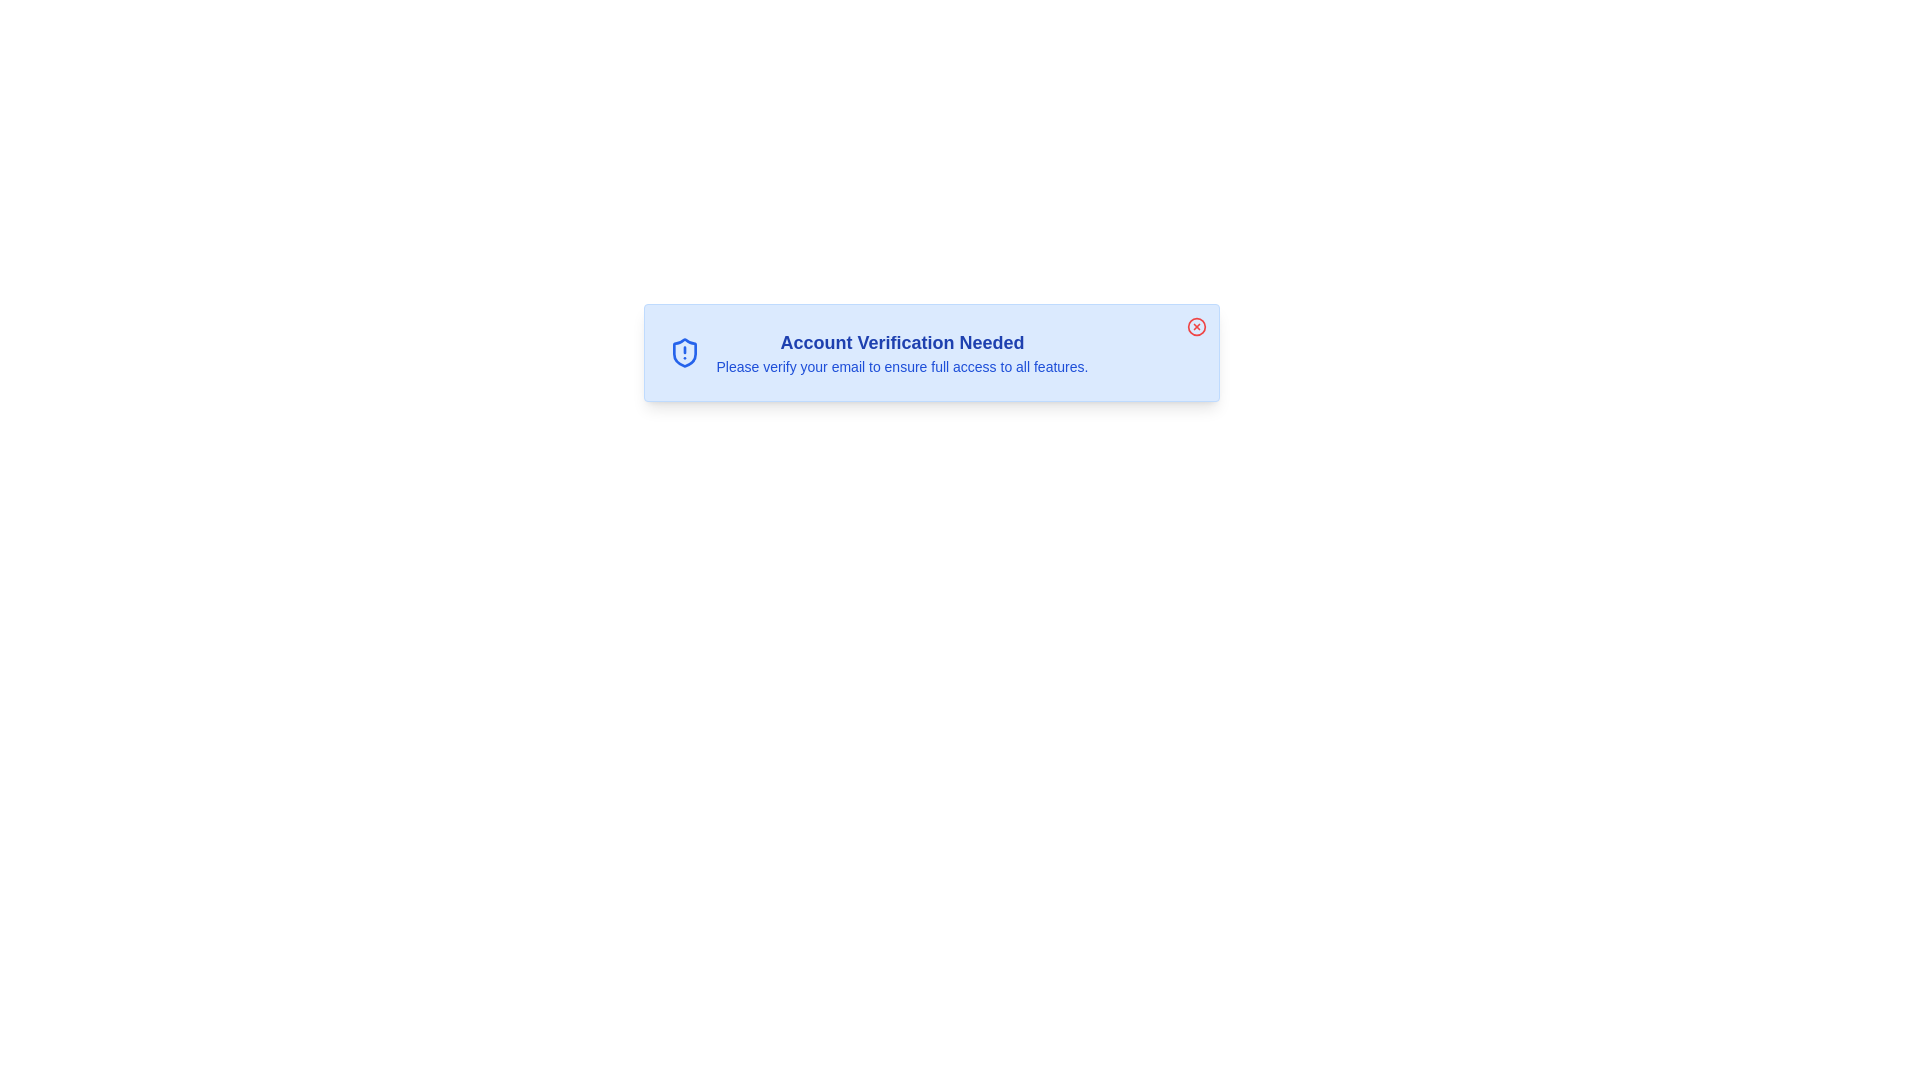  I want to click on the warning icon that resembles a shield with an exclamation mark, positioned at the start of the notification card regarding 'Account Verification Needed', so click(684, 352).